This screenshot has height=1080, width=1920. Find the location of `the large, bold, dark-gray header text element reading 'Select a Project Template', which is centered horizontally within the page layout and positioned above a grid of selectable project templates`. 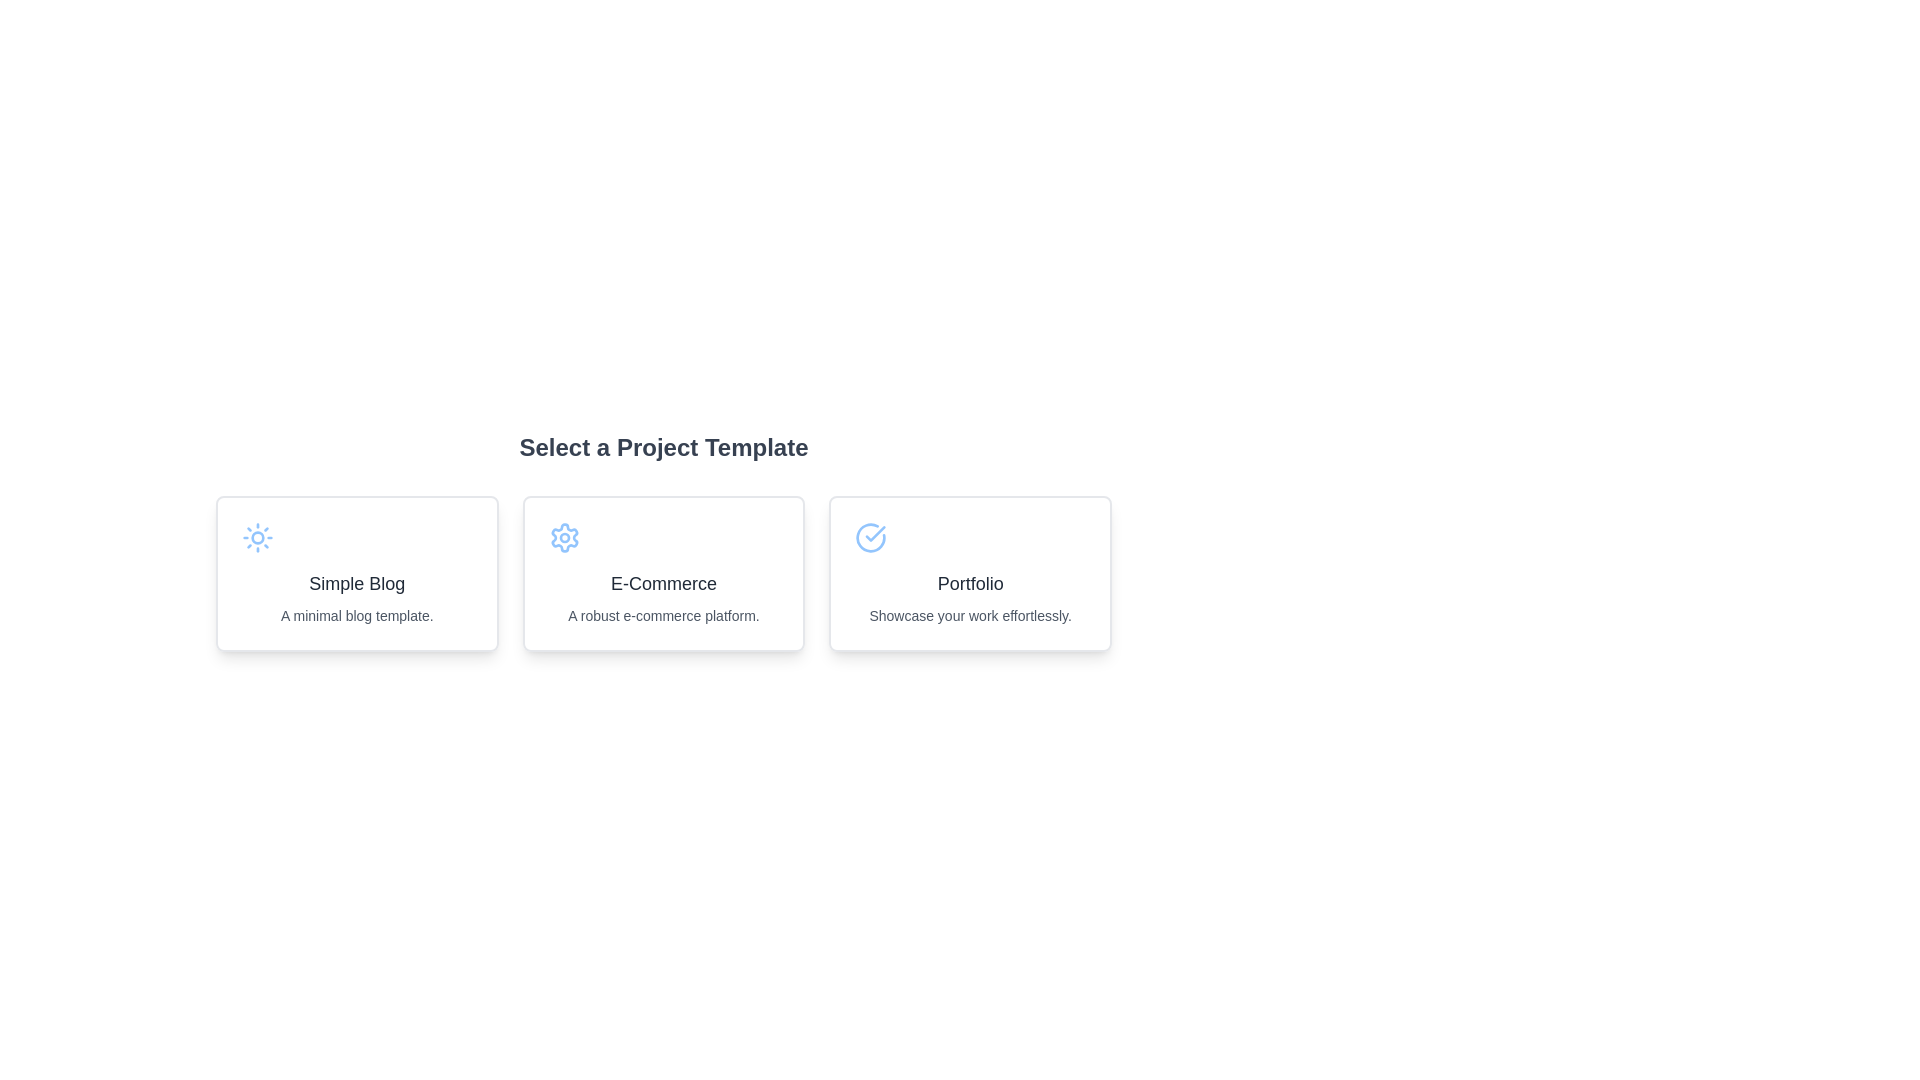

the large, bold, dark-gray header text element reading 'Select a Project Template', which is centered horizontally within the page layout and positioned above a grid of selectable project templates is located at coordinates (663, 446).